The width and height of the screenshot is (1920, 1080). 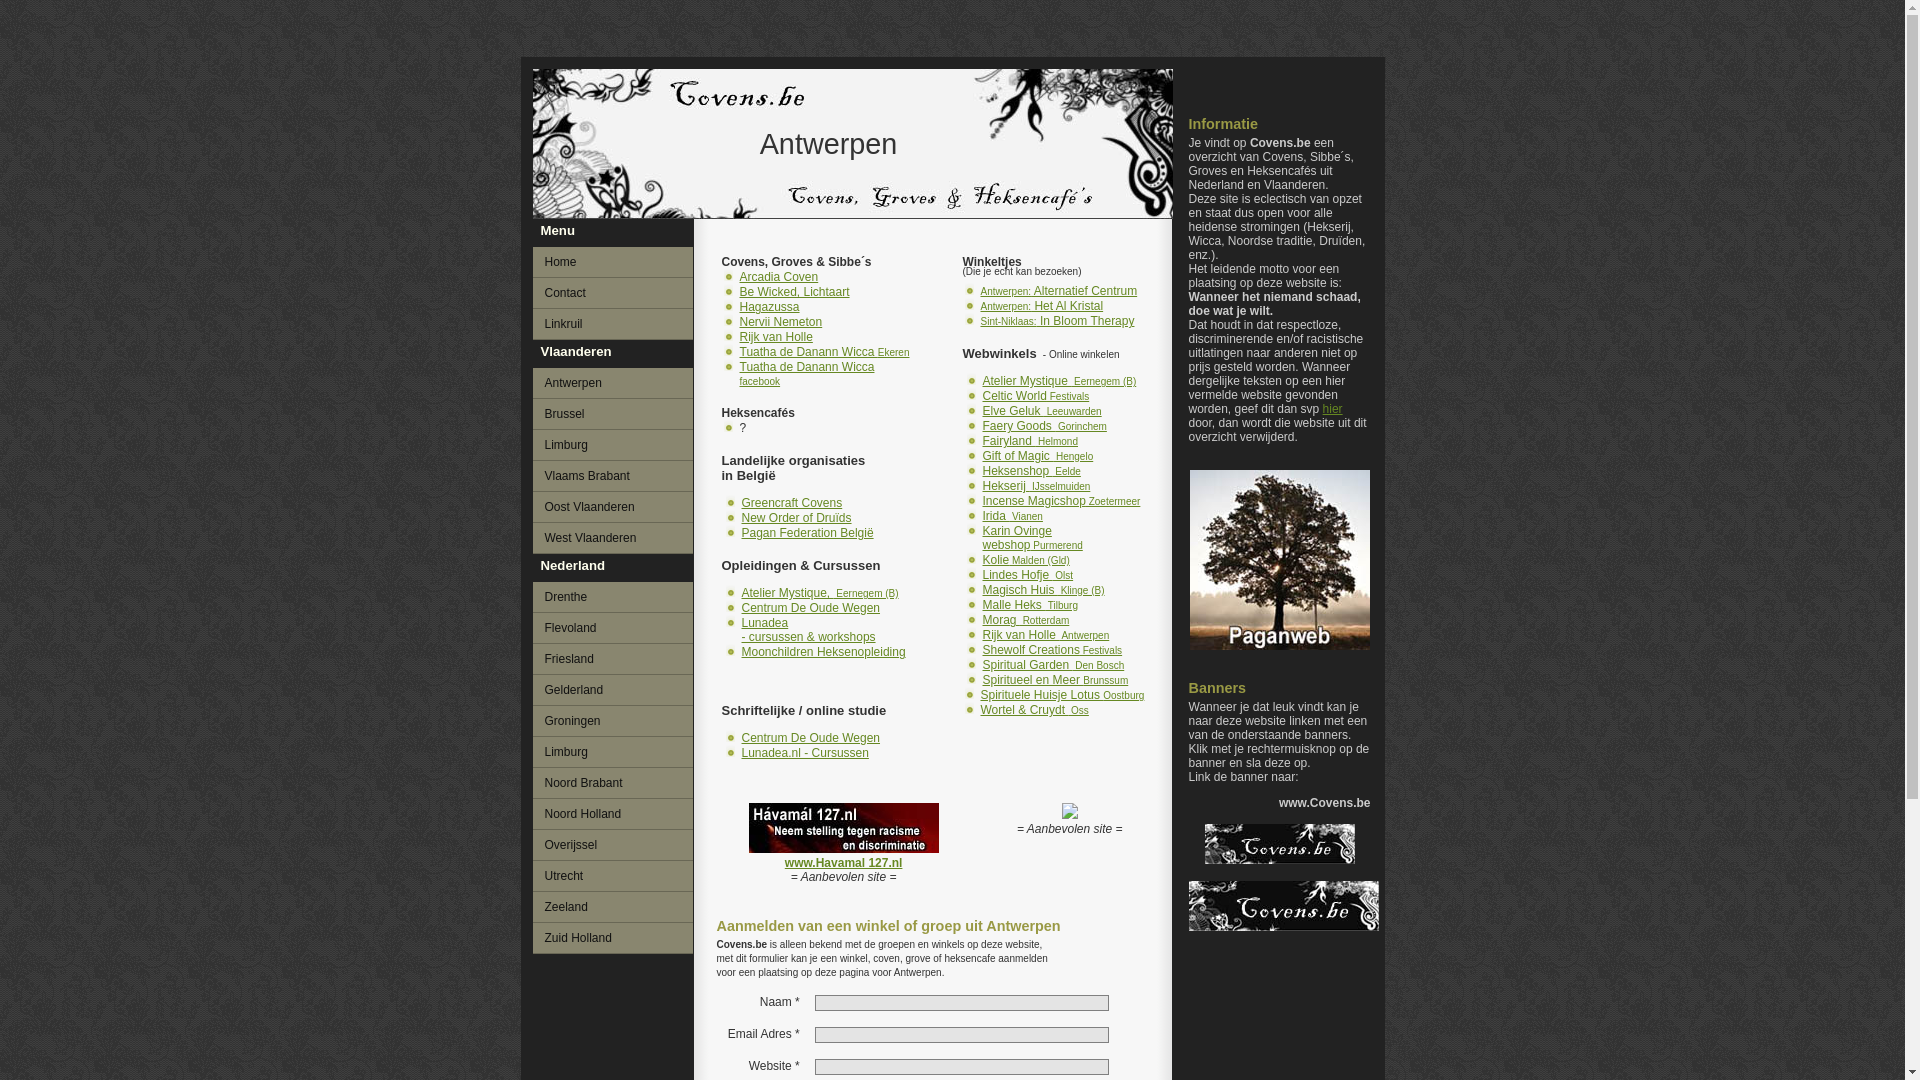 What do you see at coordinates (610, 443) in the screenshot?
I see `'Limburg'` at bounding box center [610, 443].